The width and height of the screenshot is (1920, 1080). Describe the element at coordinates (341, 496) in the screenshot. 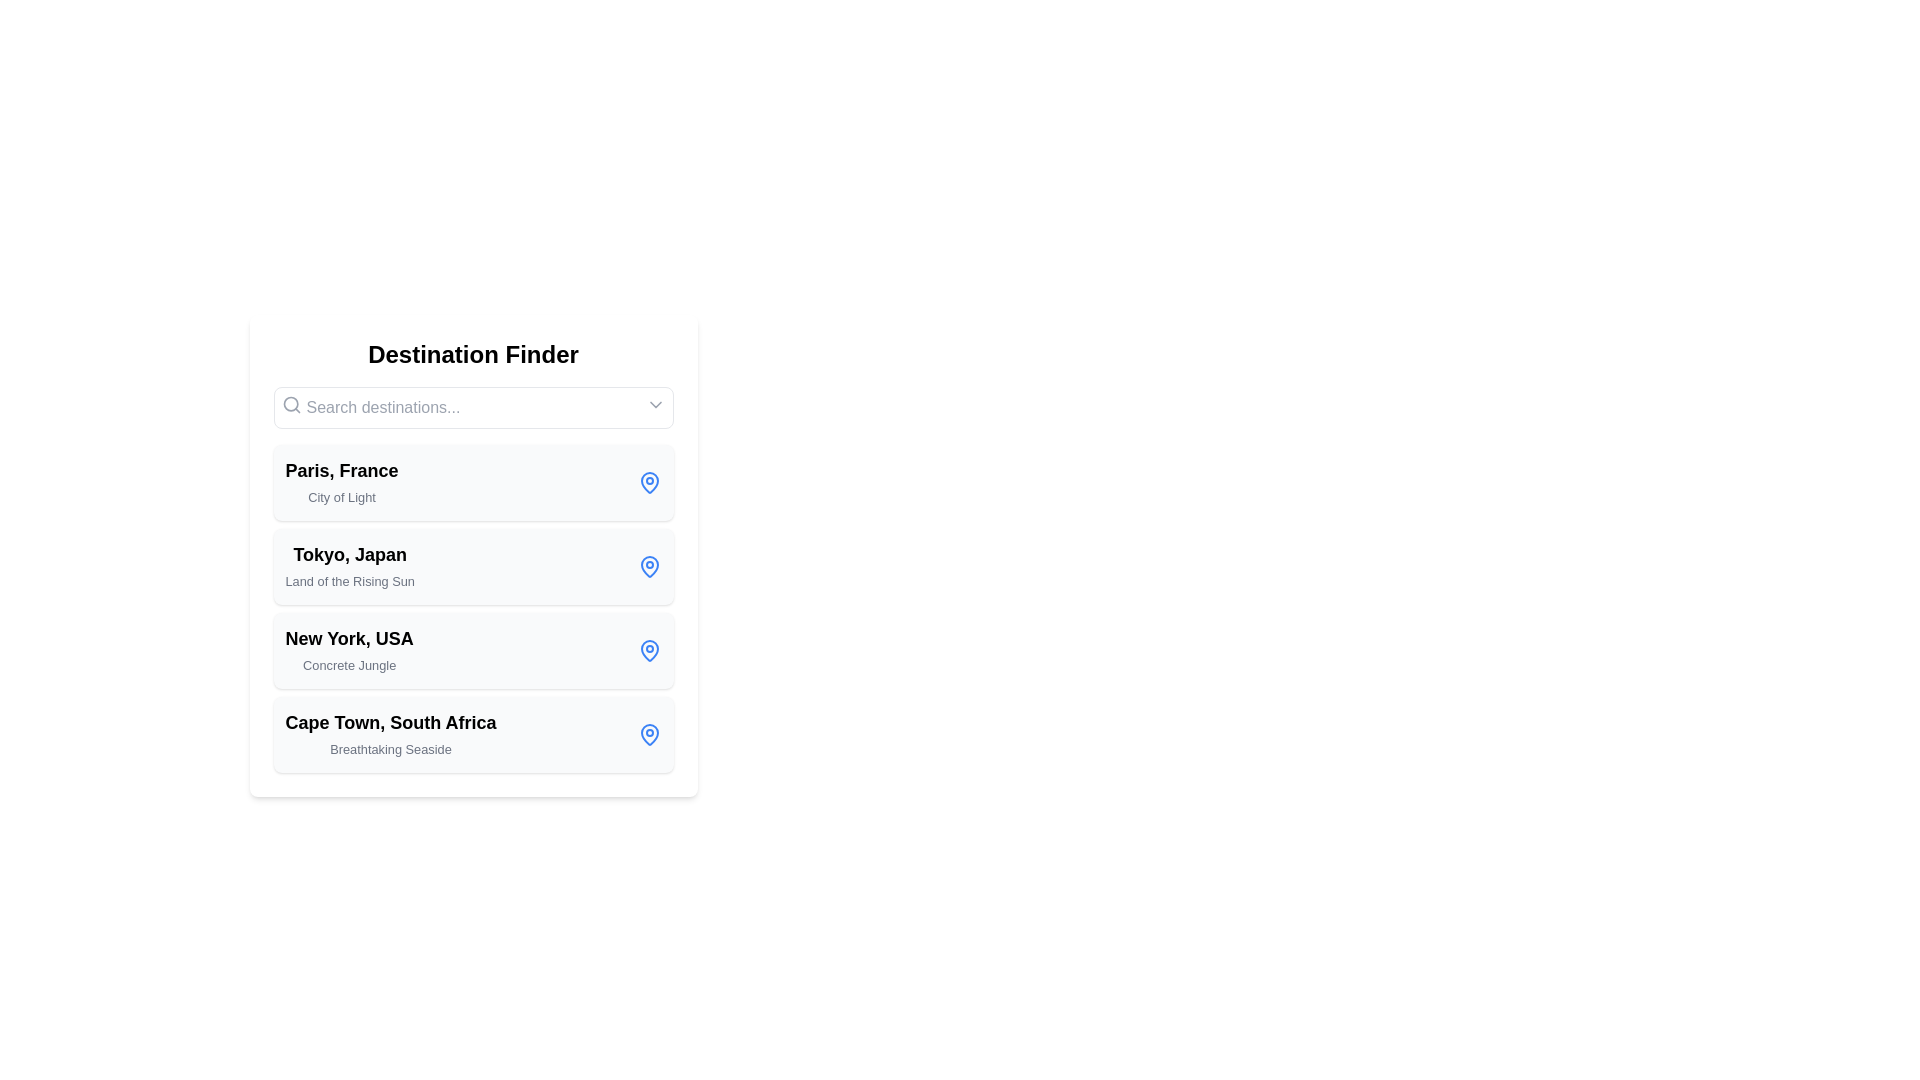

I see `descriptive subtitle or tagline for the location 'Paris, France', which is located directly beneath the text 'Paris, France' within the same card` at that location.